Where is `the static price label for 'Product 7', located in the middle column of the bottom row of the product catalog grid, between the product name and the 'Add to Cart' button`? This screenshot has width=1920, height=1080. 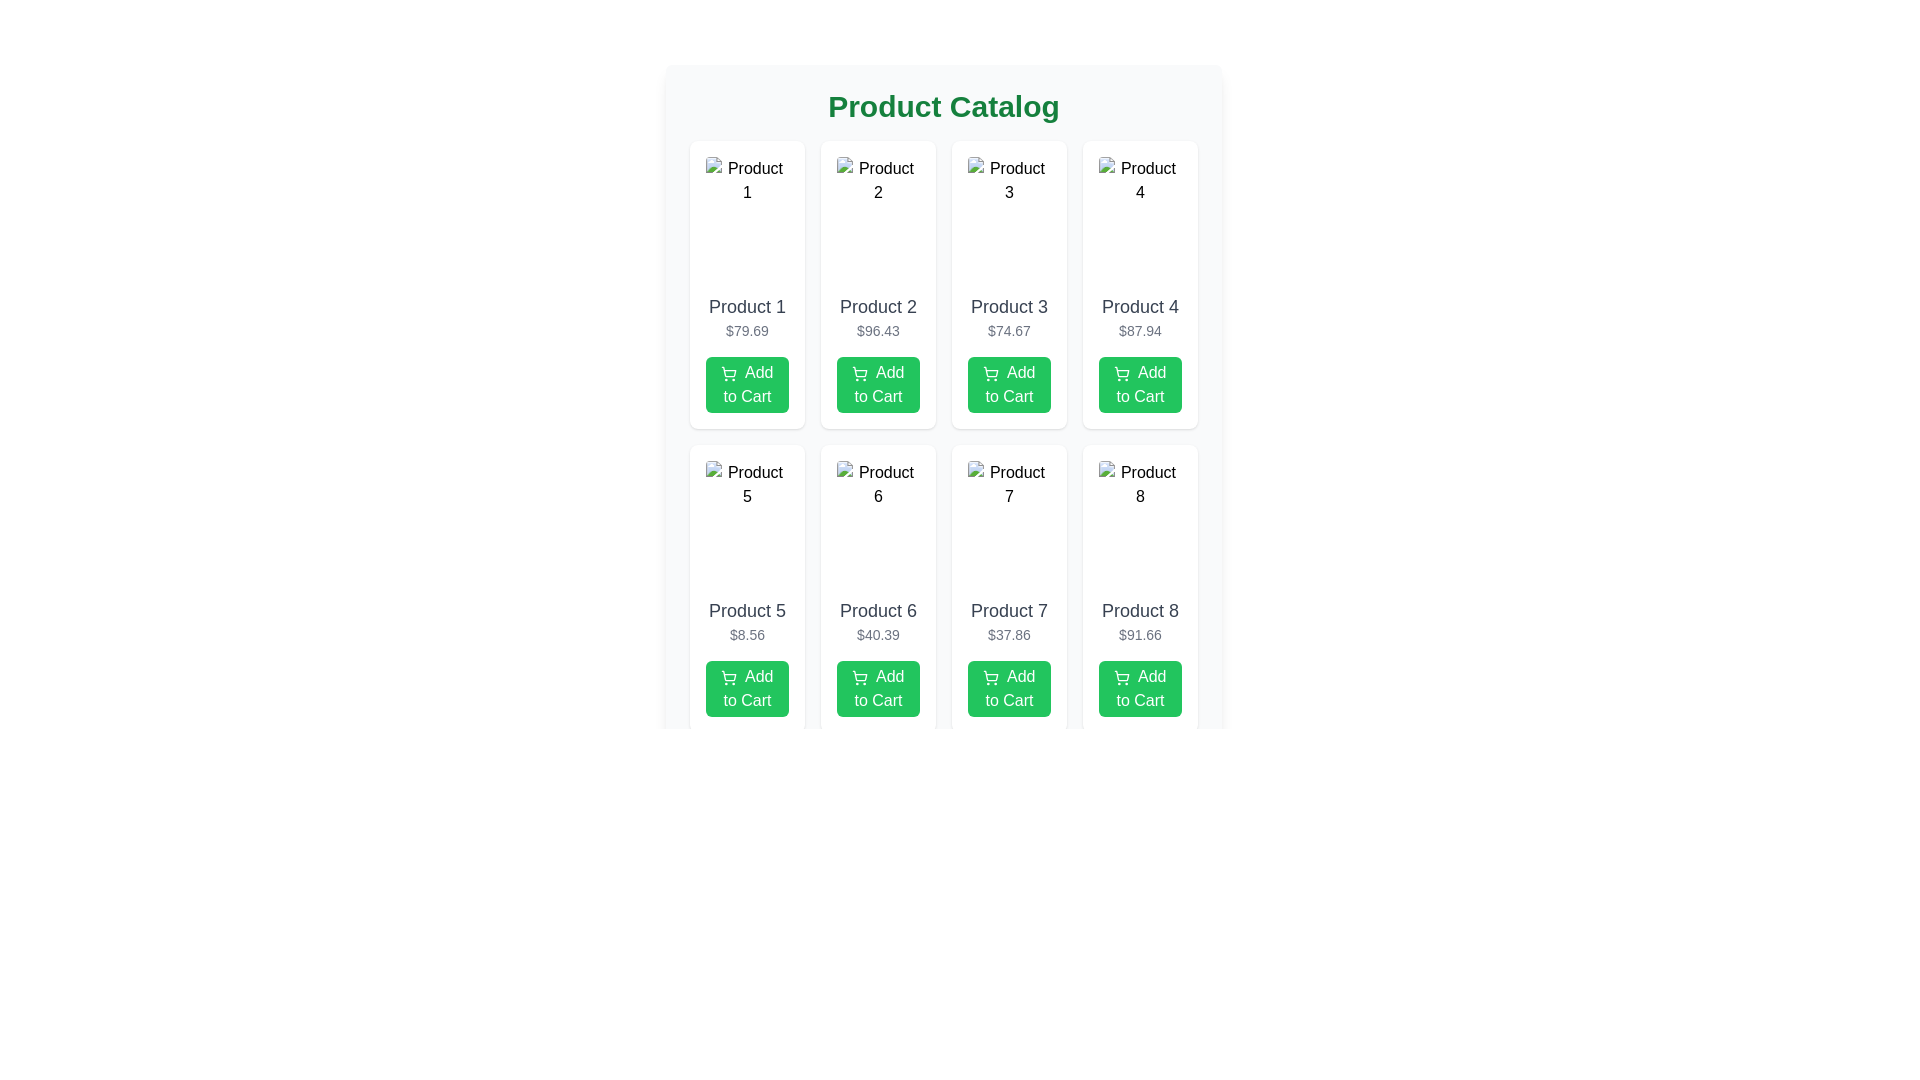 the static price label for 'Product 7', located in the middle column of the bottom row of the product catalog grid, between the product name and the 'Add to Cart' button is located at coordinates (1009, 635).